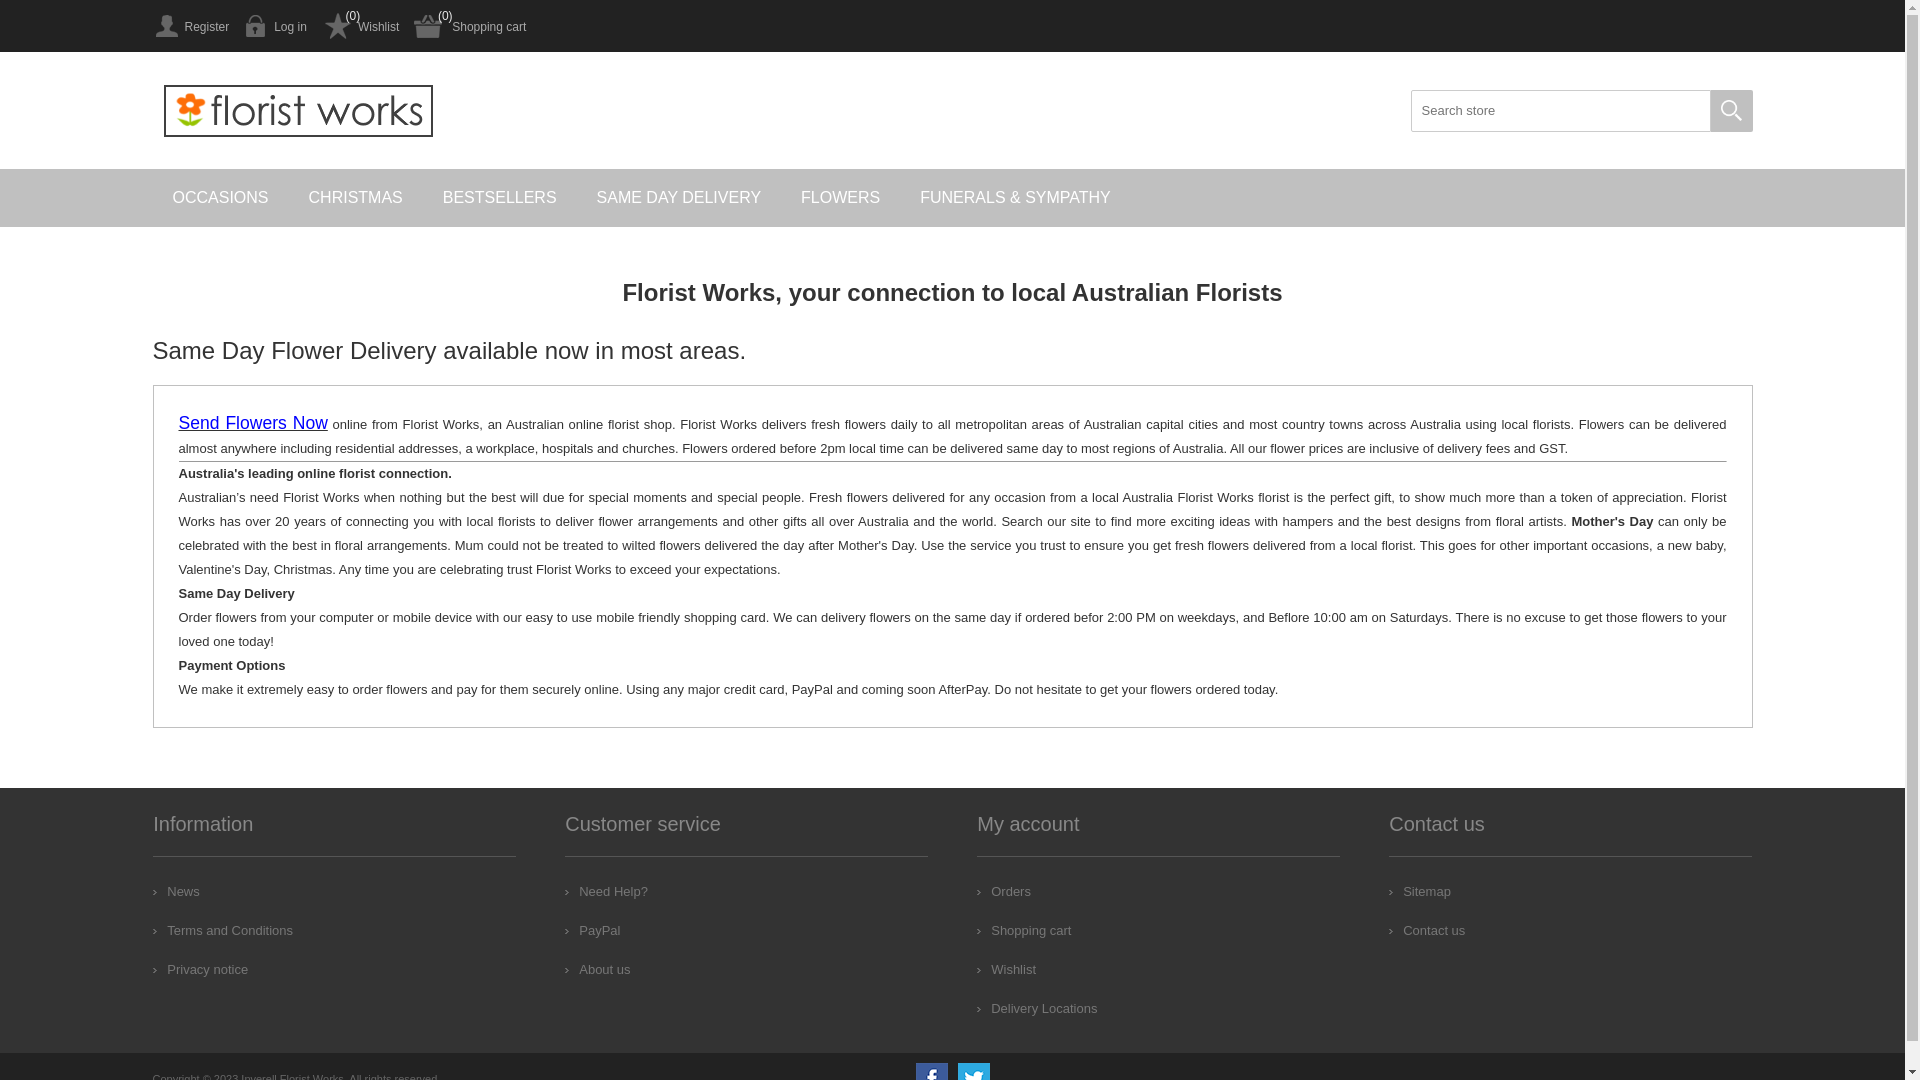  Describe the element at coordinates (287, 197) in the screenshot. I see `'CHRISTMAS'` at that location.